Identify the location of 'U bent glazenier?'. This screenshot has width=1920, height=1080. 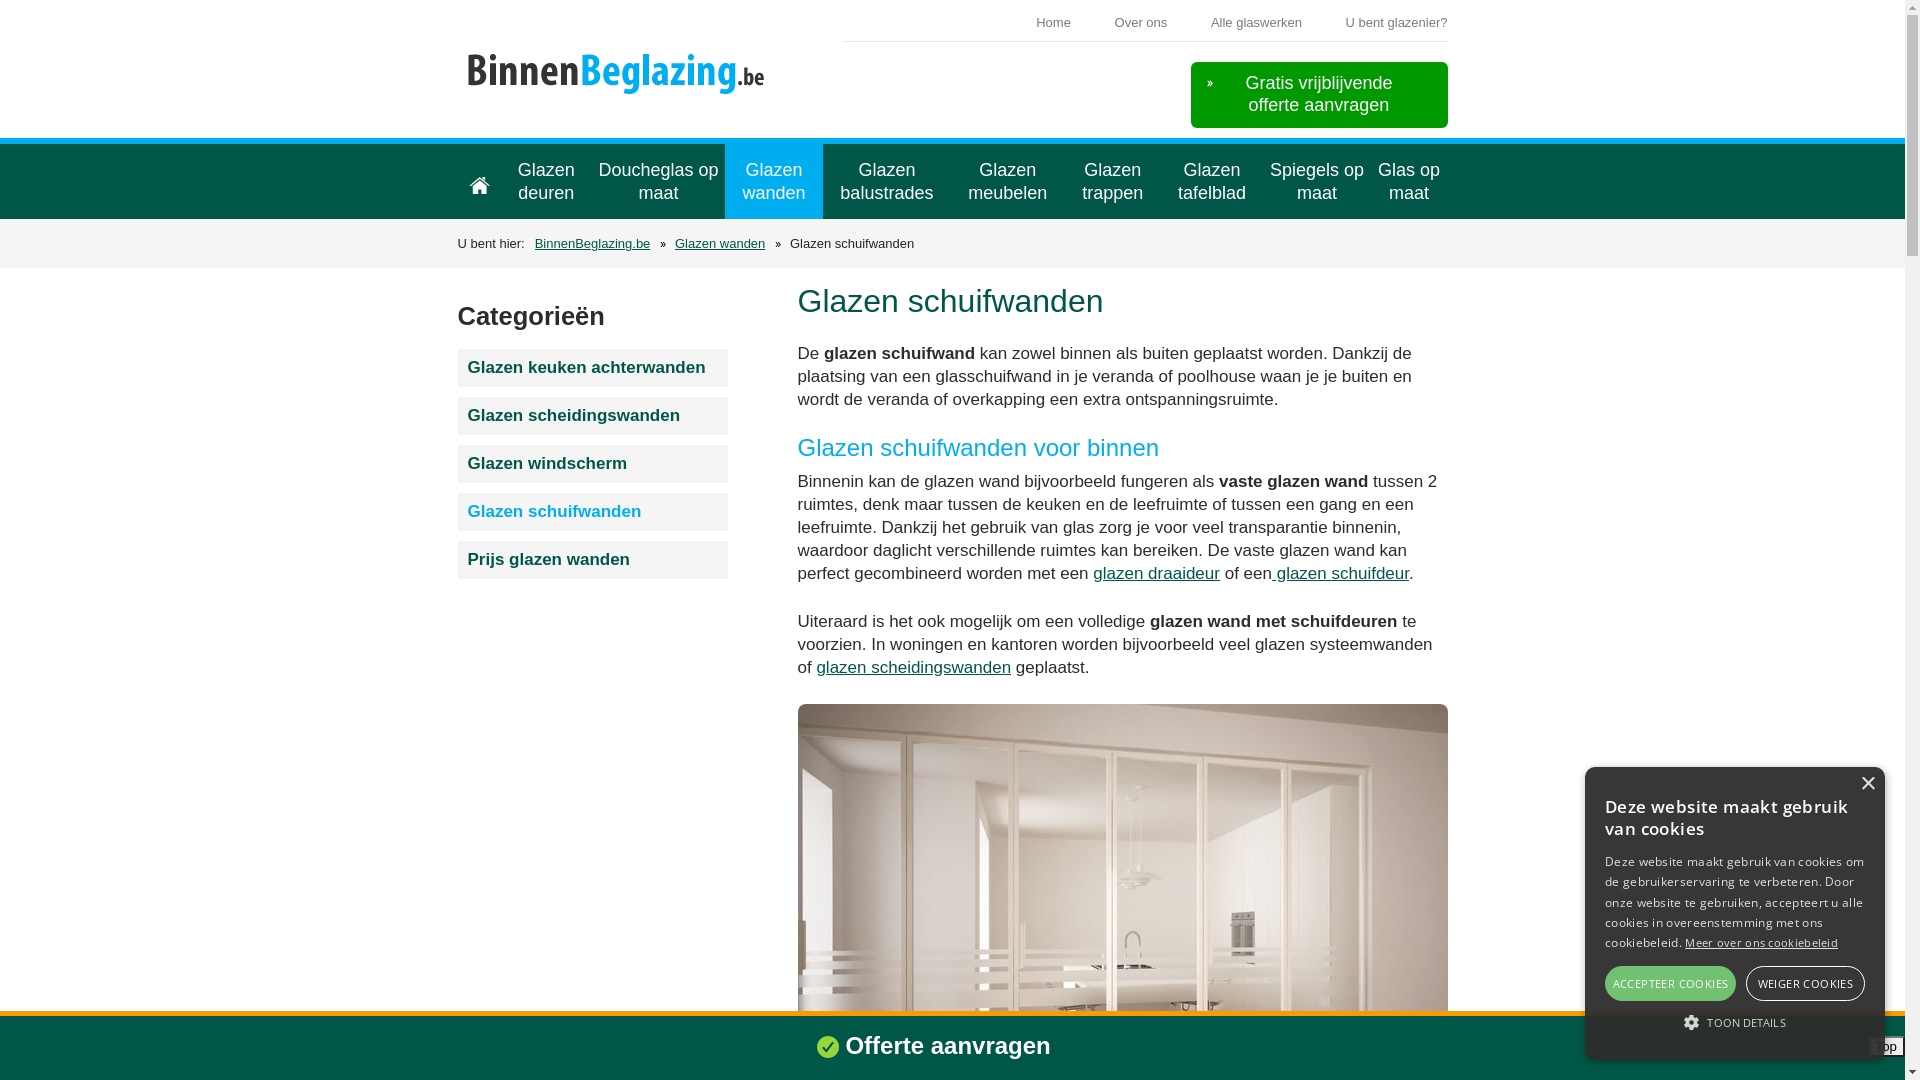
(1395, 22).